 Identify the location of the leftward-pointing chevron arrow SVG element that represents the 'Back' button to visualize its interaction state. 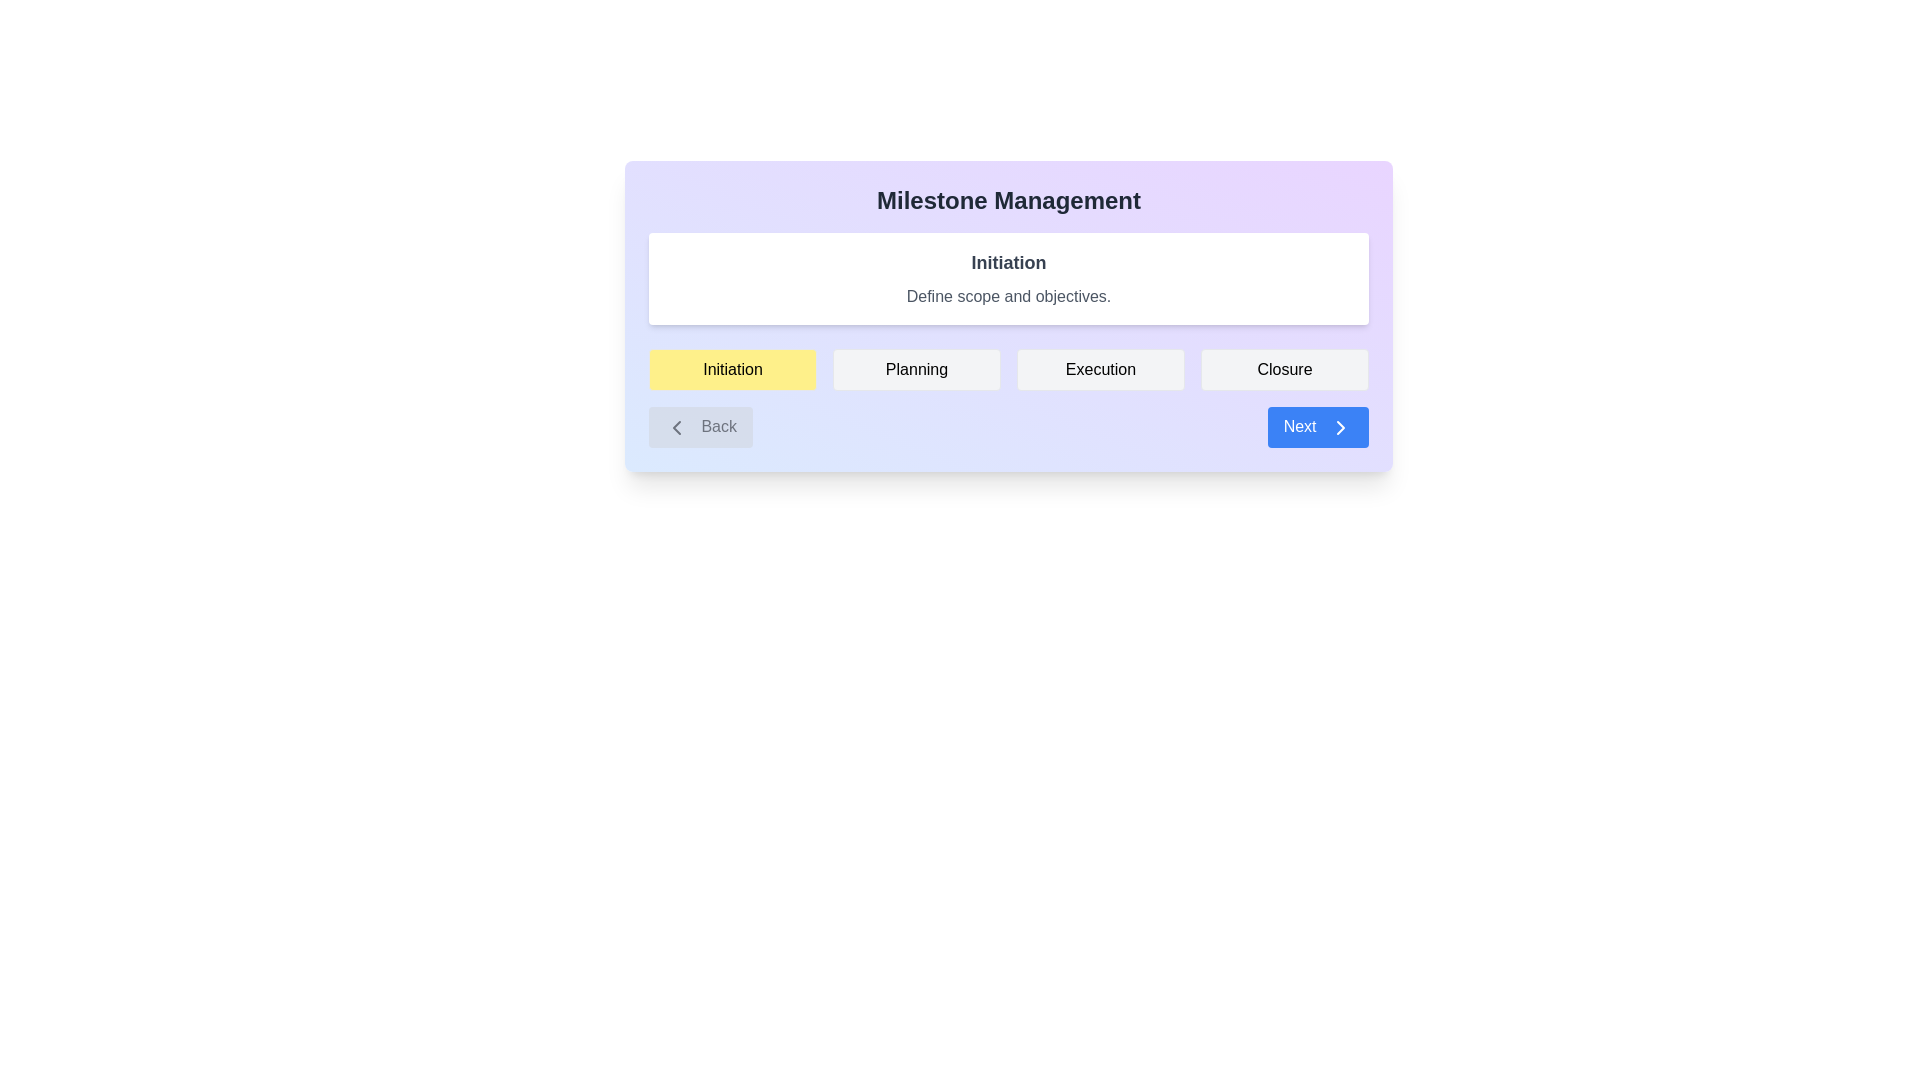
(676, 426).